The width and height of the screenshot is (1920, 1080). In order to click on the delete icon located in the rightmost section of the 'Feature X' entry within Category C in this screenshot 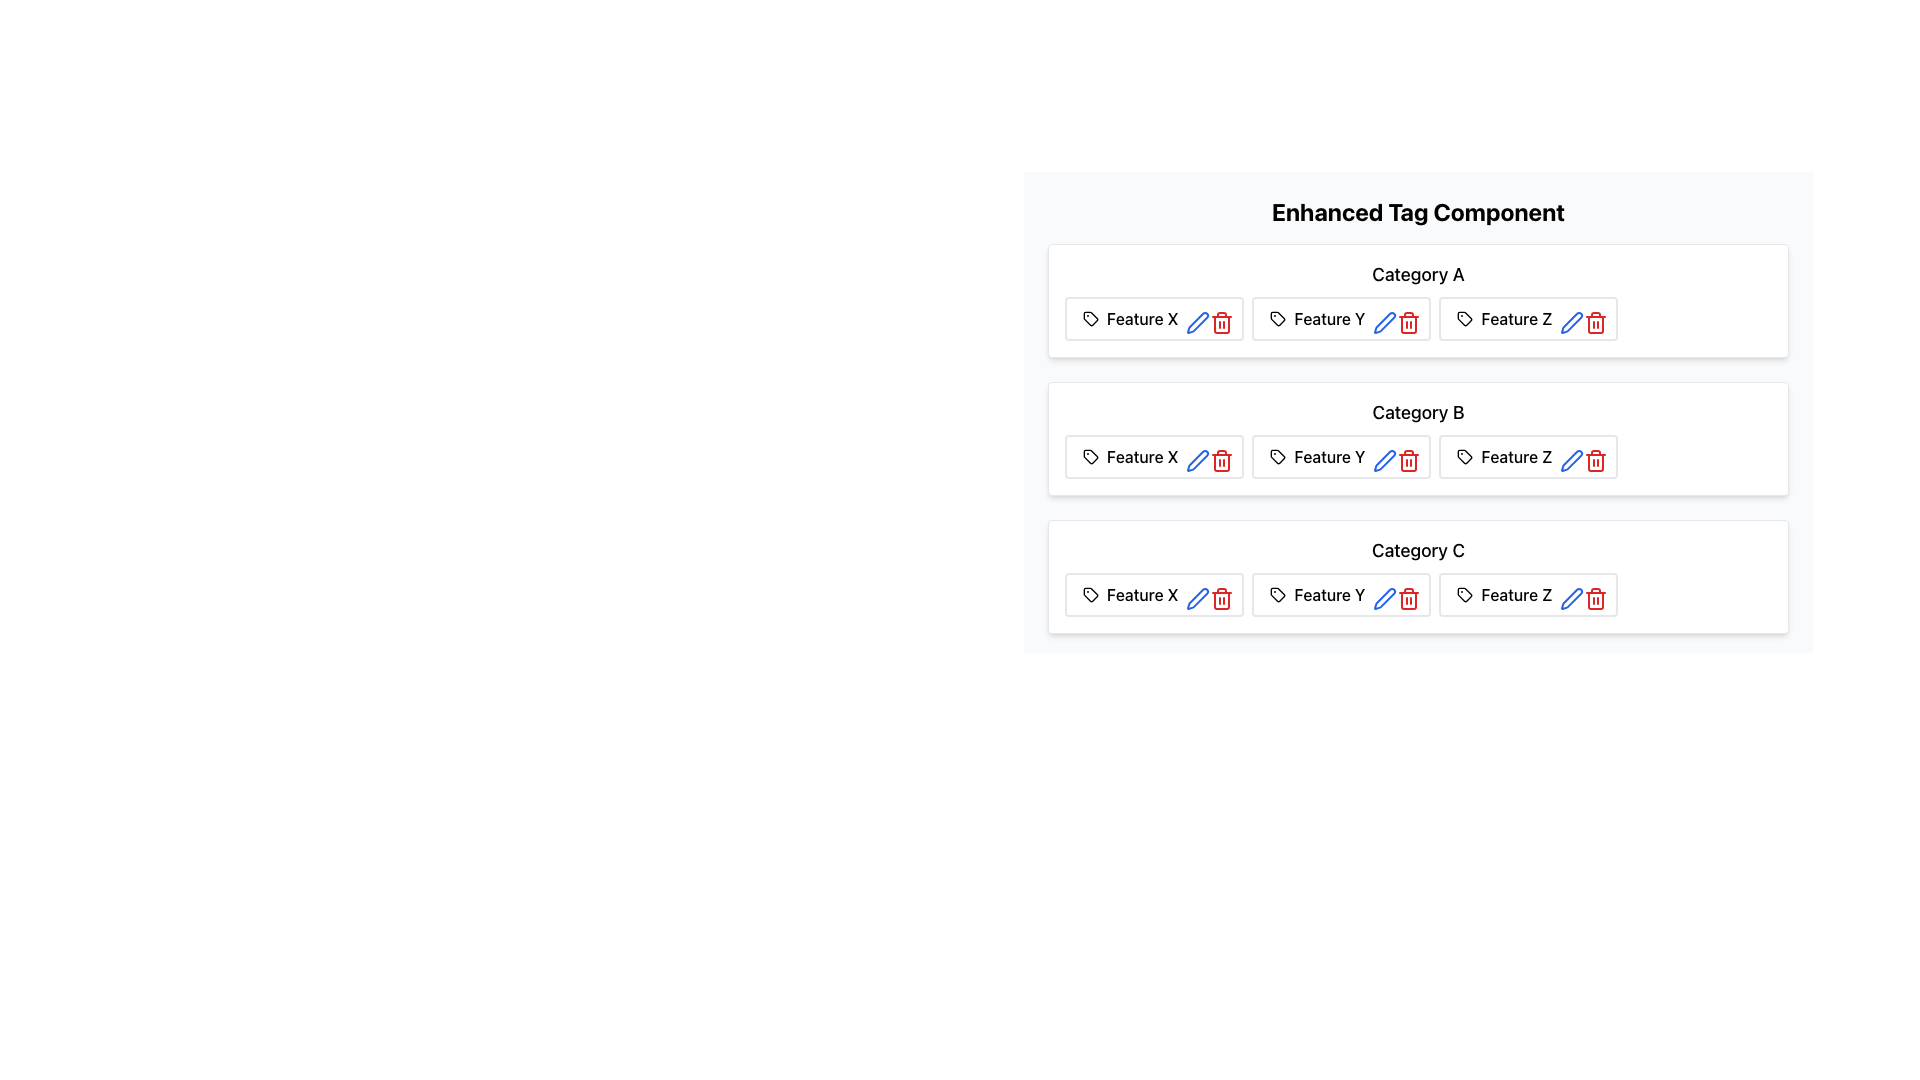, I will do `click(1221, 597)`.